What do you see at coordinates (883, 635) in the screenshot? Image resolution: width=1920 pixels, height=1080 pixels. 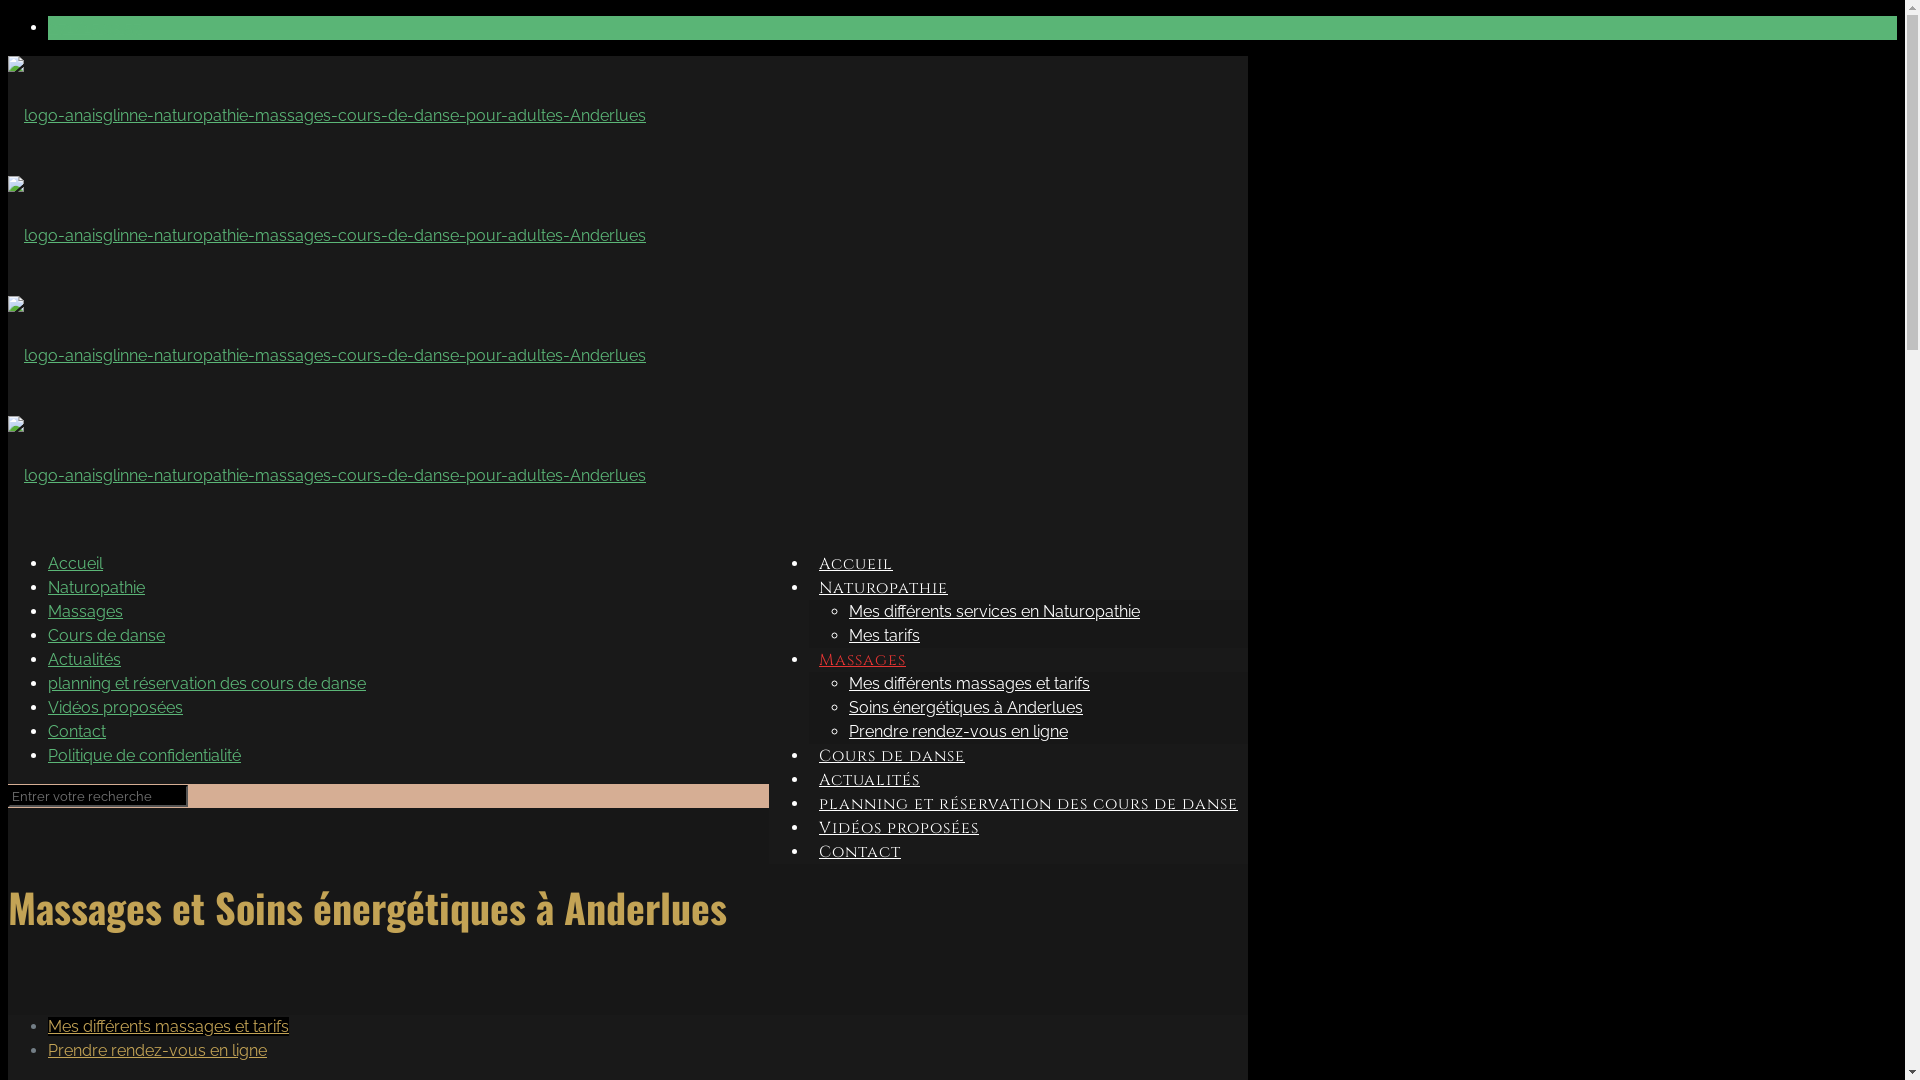 I see `'Mes tarifs'` at bounding box center [883, 635].